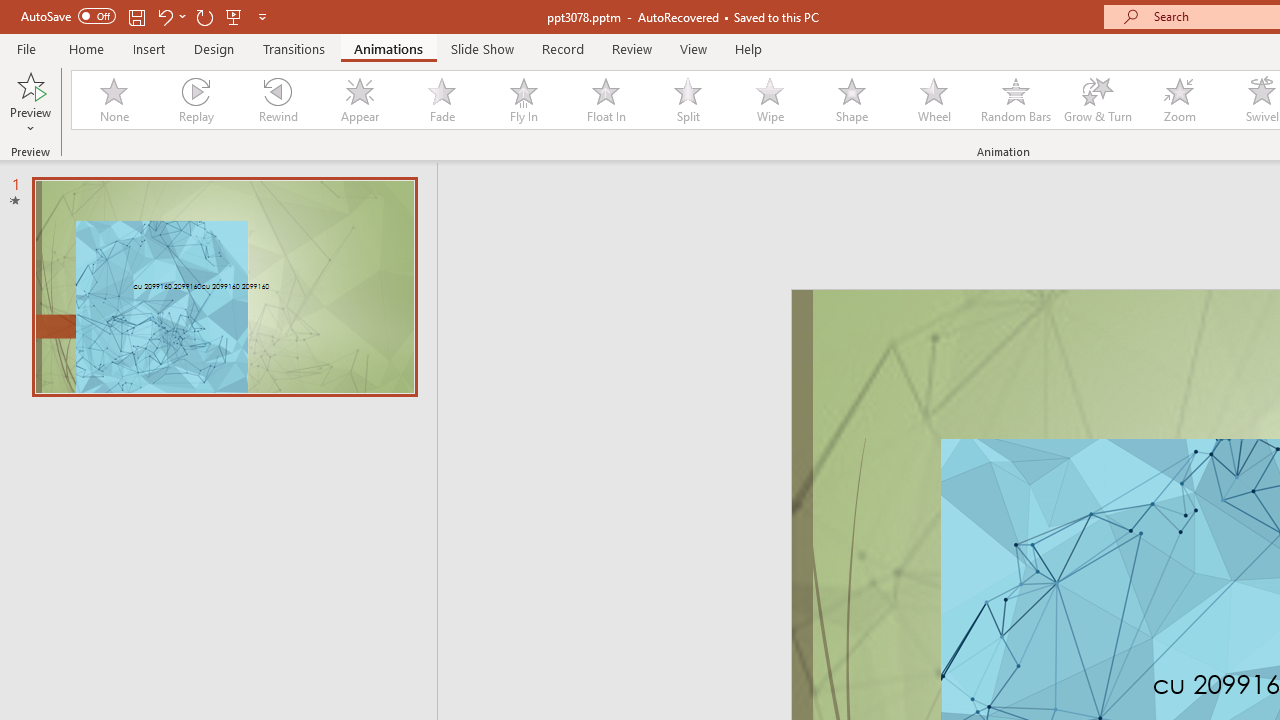 The height and width of the screenshot is (720, 1280). Describe the element at coordinates (1016, 100) in the screenshot. I see `'Random Bars'` at that location.